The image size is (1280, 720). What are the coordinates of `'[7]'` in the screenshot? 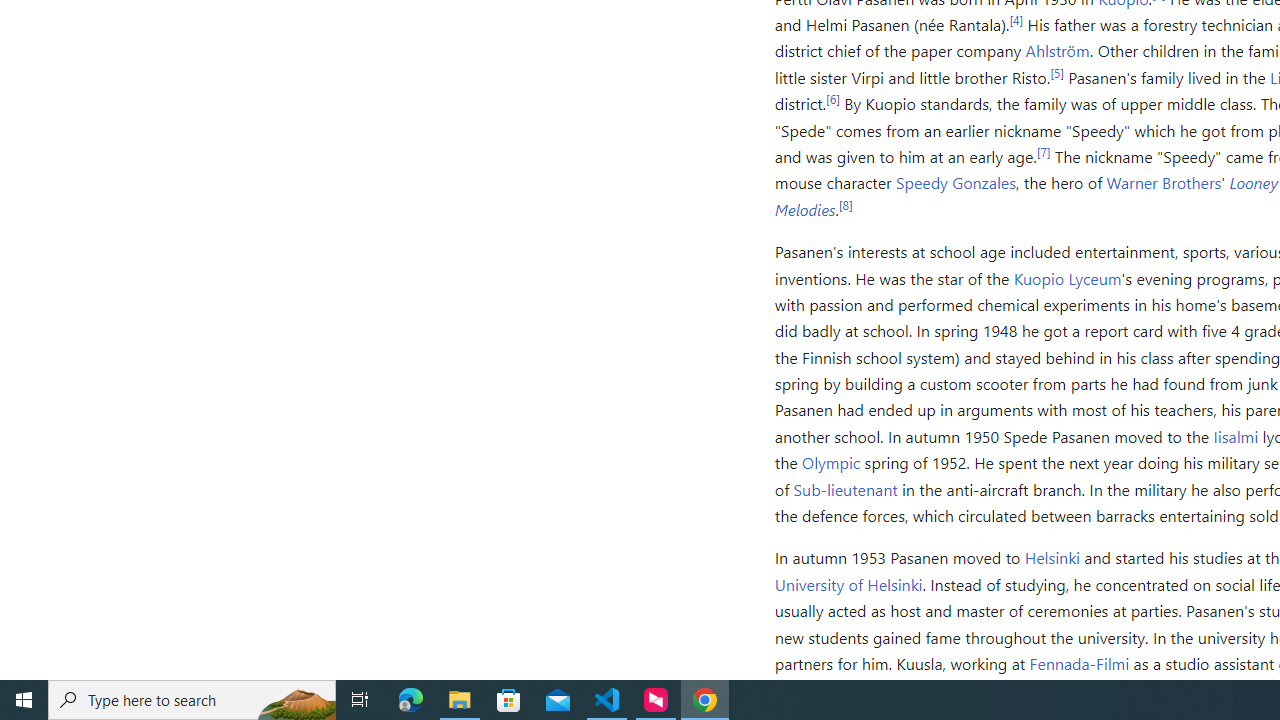 It's located at (1042, 150).